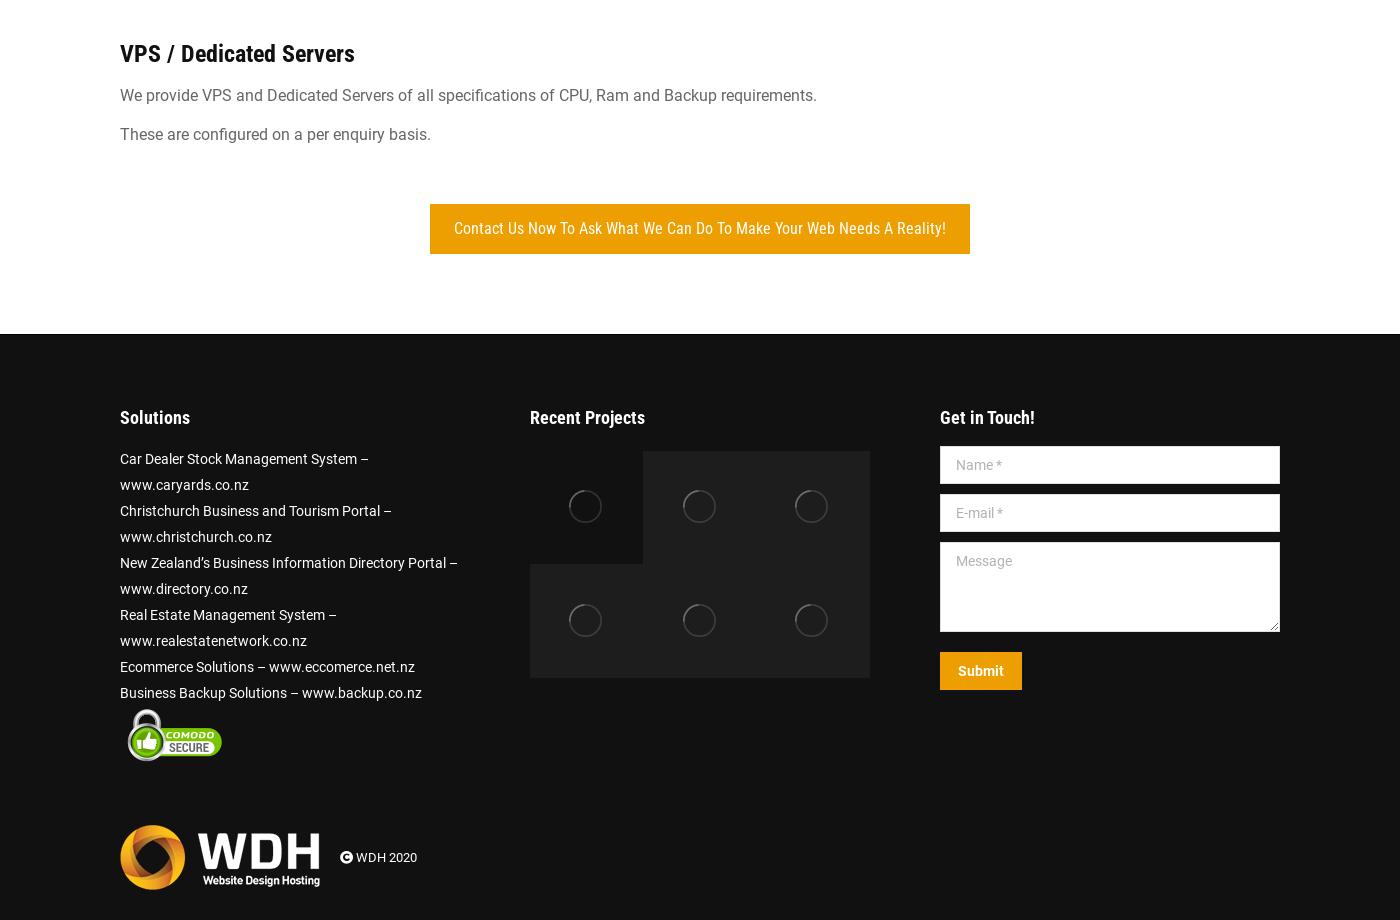  I want to click on 'Contact Us Now To Ask What We Can Do To Make Your Web Needs A Reality!', so click(700, 227).